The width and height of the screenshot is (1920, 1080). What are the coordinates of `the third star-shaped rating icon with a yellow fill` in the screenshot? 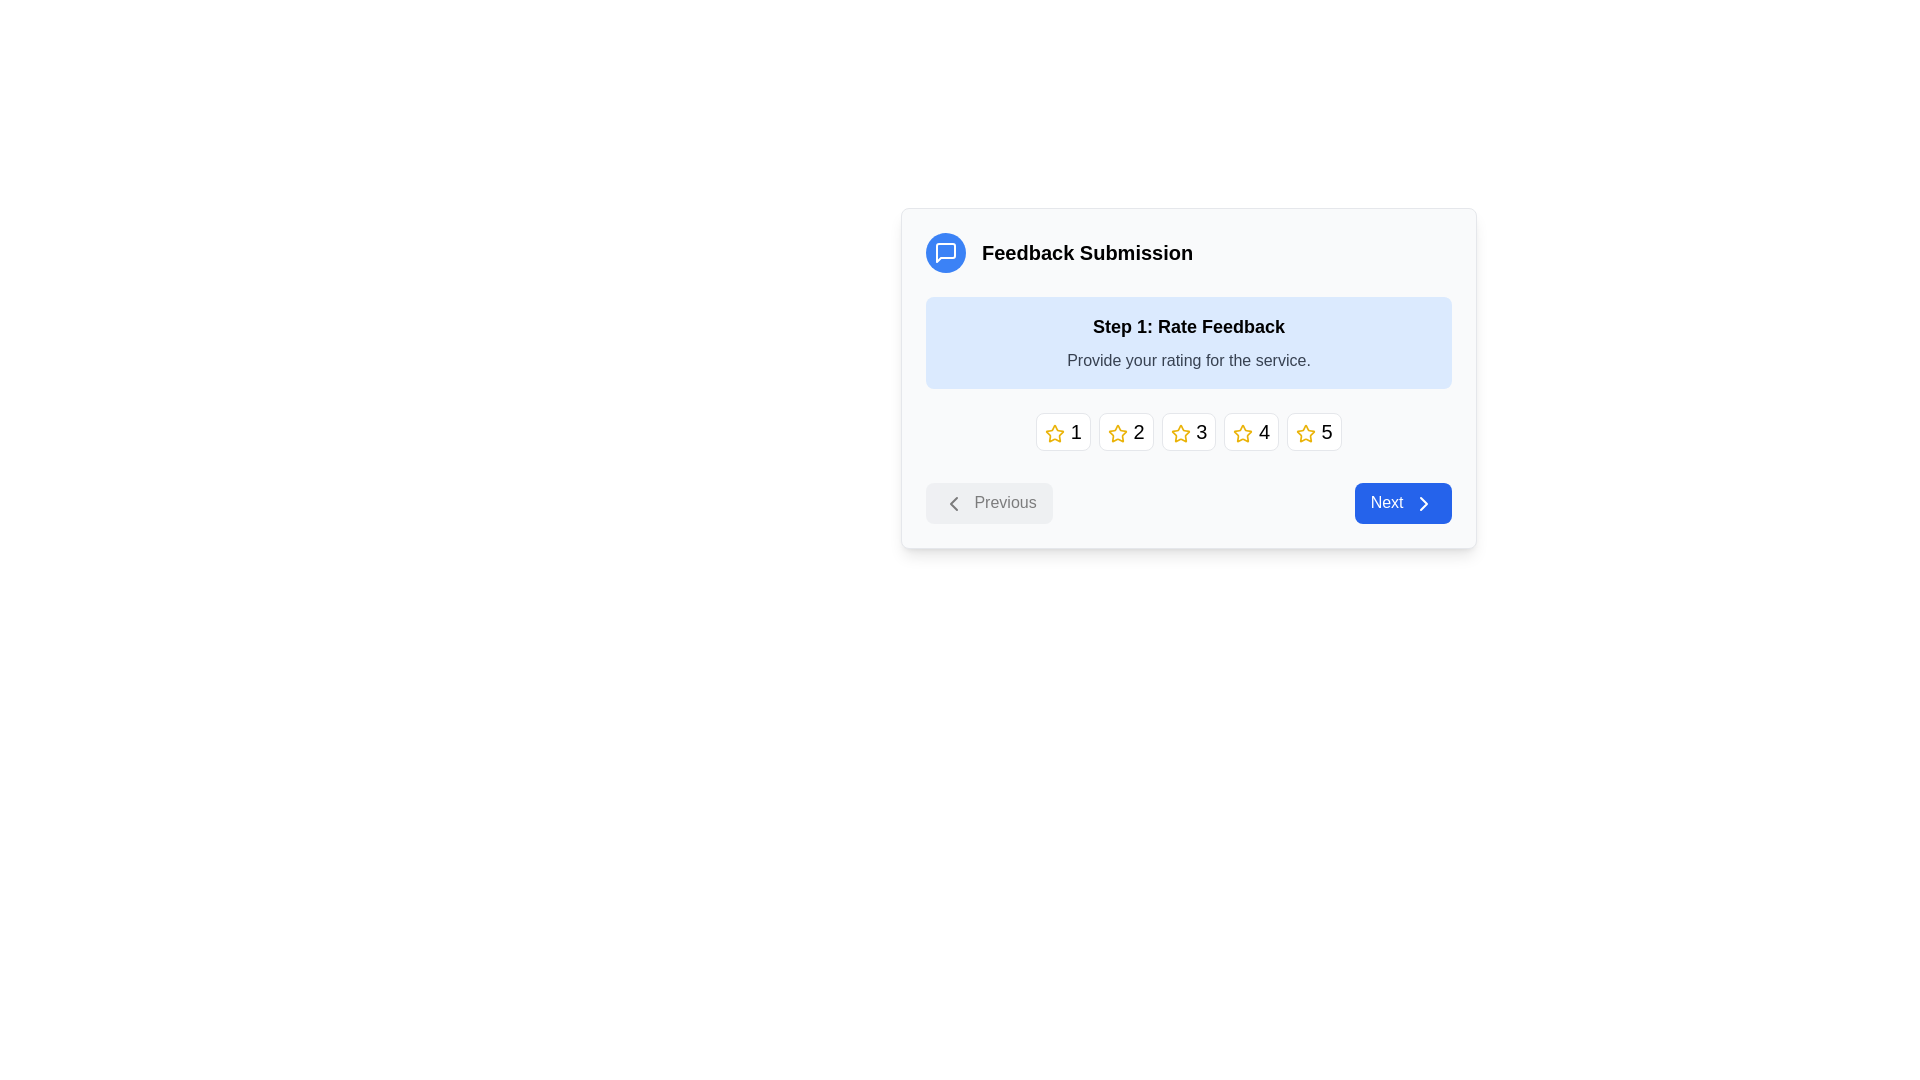 It's located at (1180, 432).